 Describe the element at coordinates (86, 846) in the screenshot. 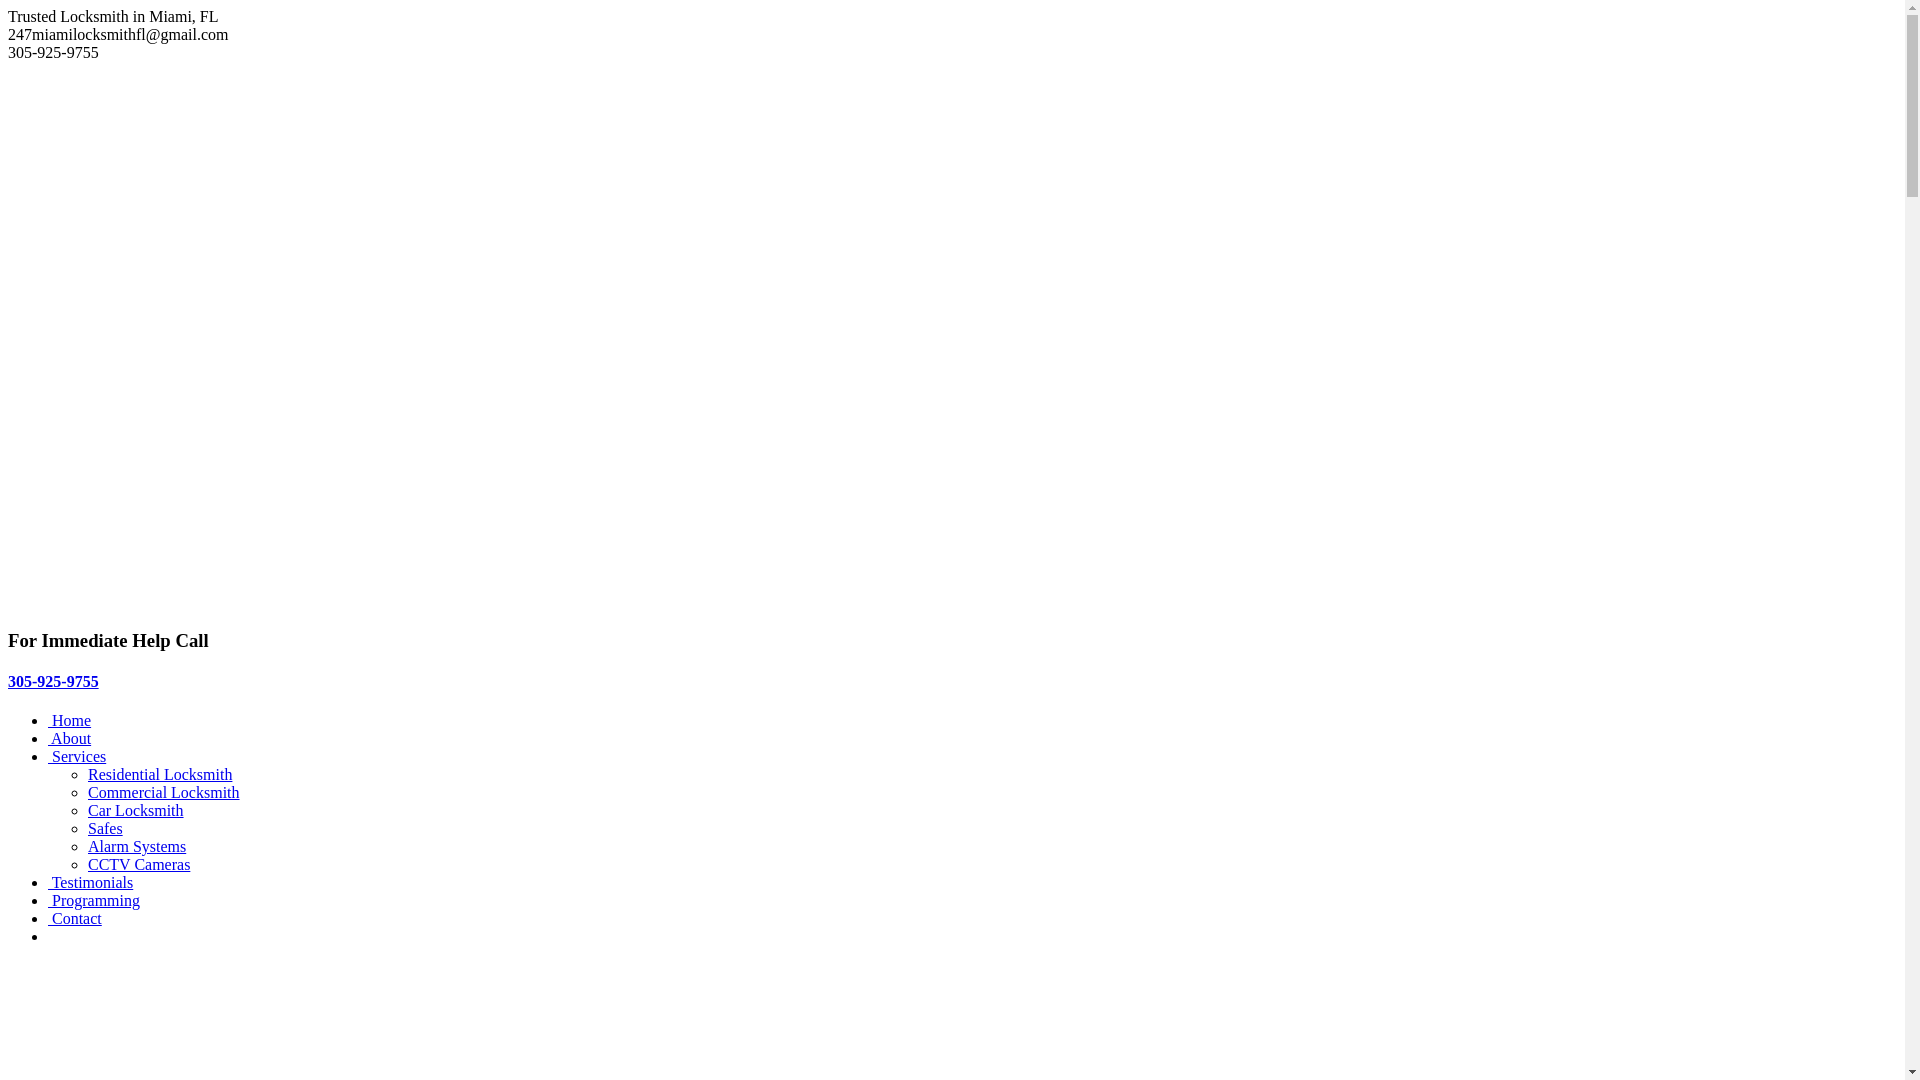

I see `'Alarm Systems'` at that location.